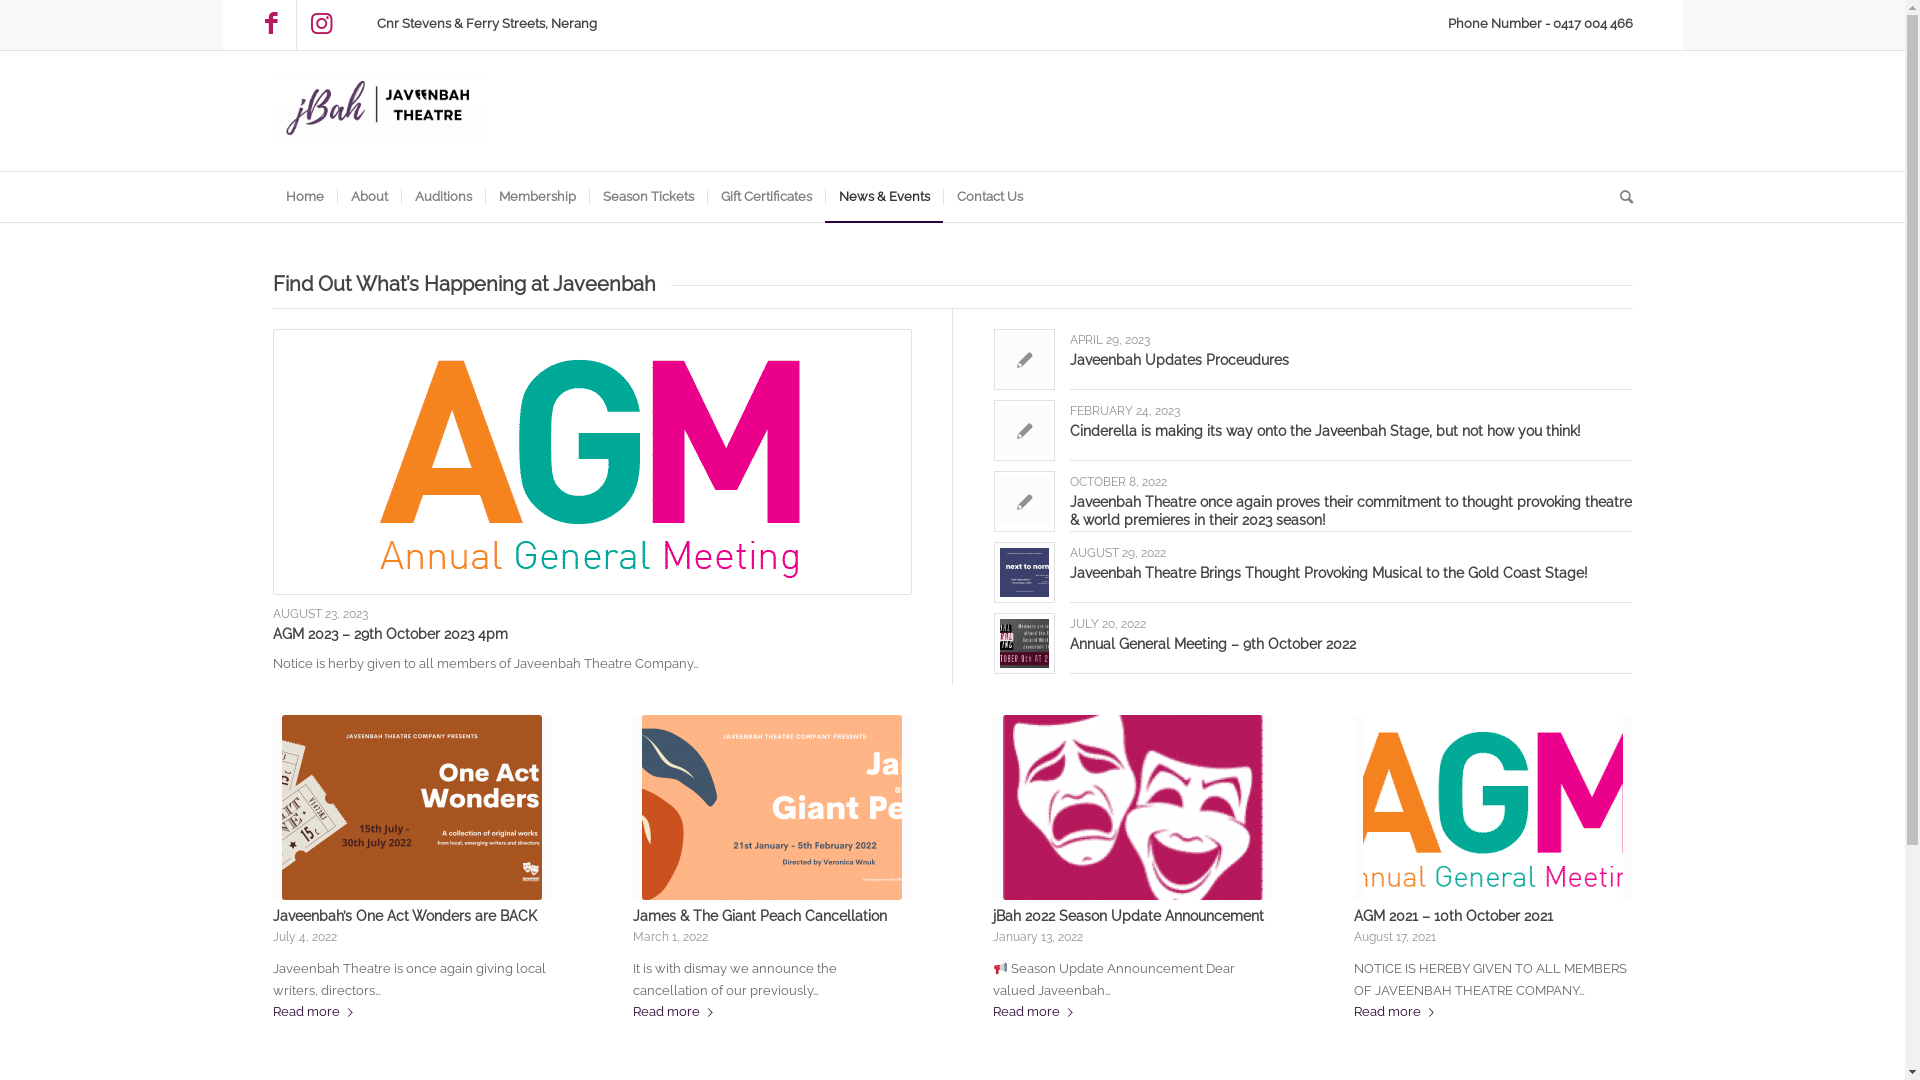  What do you see at coordinates (1024, 358) in the screenshot?
I see `'Link to: Javeenbah Updates Proceudures'` at bounding box center [1024, 358].